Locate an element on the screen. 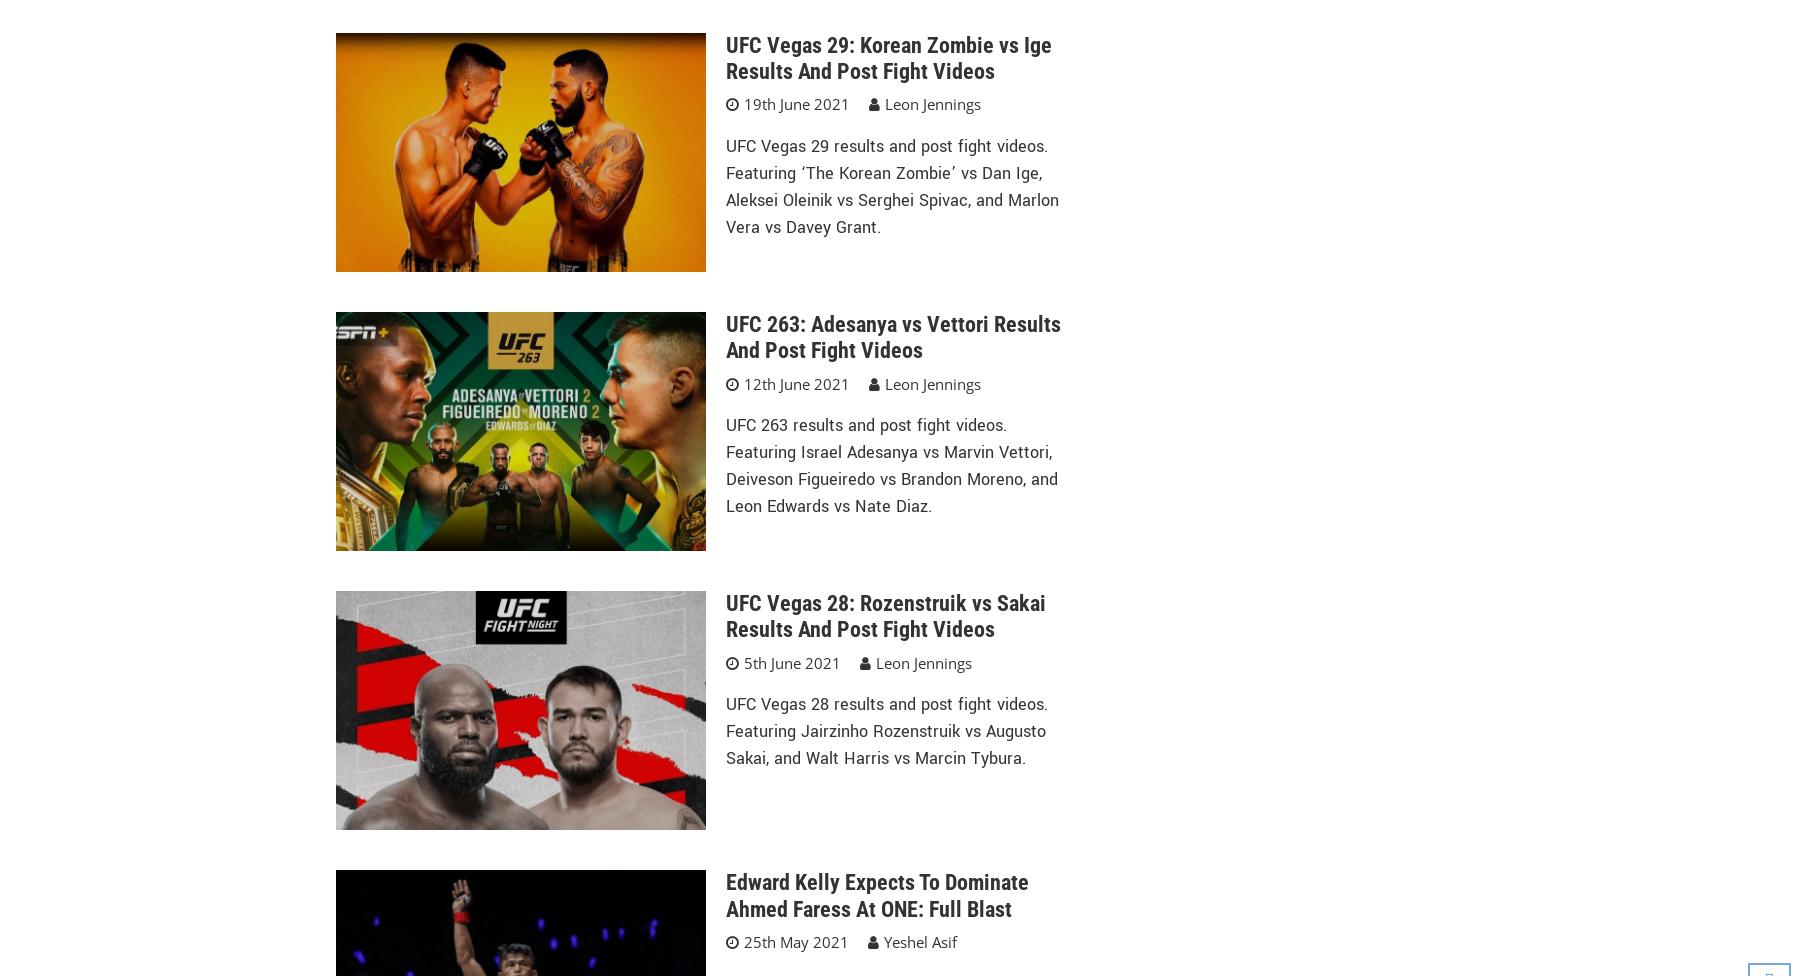 Image resolution: width=1811 pixels, height=976 pixels. 'UFC Vegas 29 results and post fight videos. Featuring ‘The Korean Zombie’ vs Dan Ige, Aleksei Oleinik vs Serghei Spivac, and Marlon Vera vs Davey Grant.' is located at coordinates (891, 185).